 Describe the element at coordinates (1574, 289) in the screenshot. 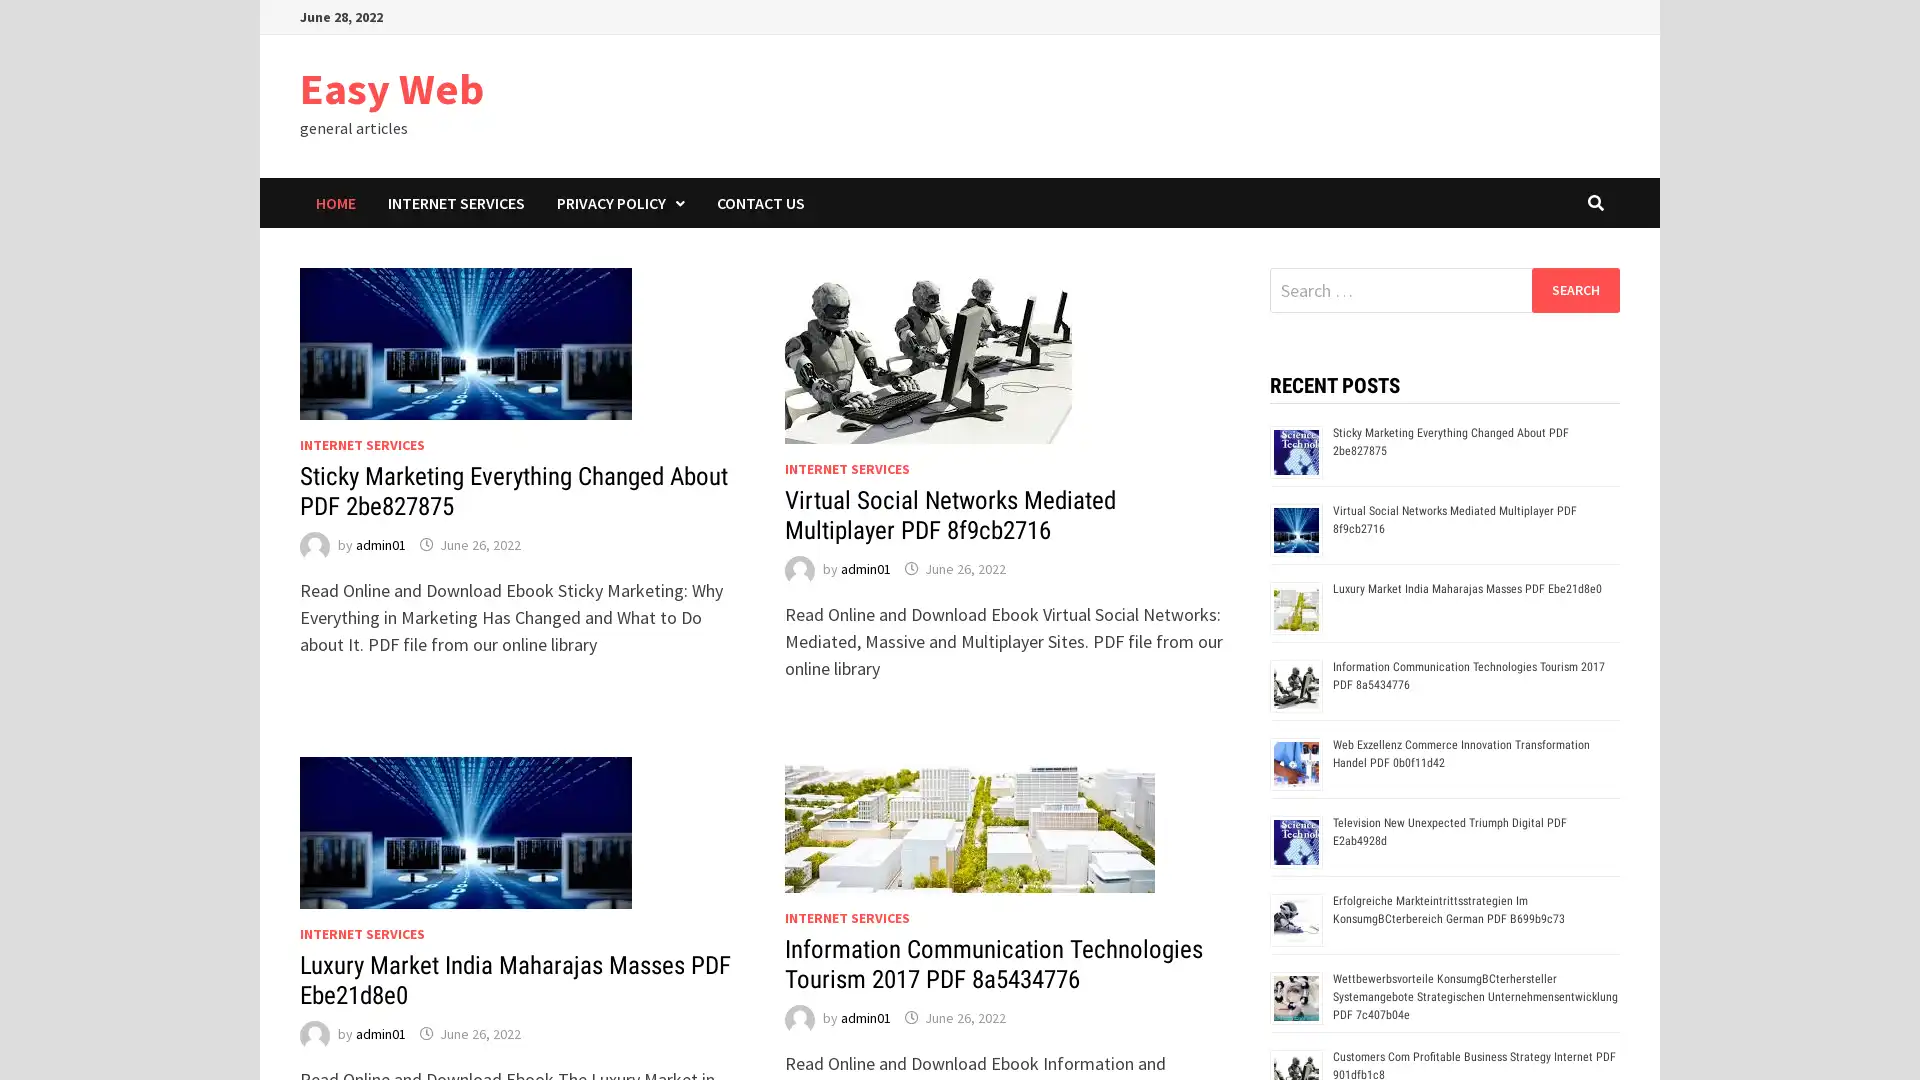

I see `Search` at that location.